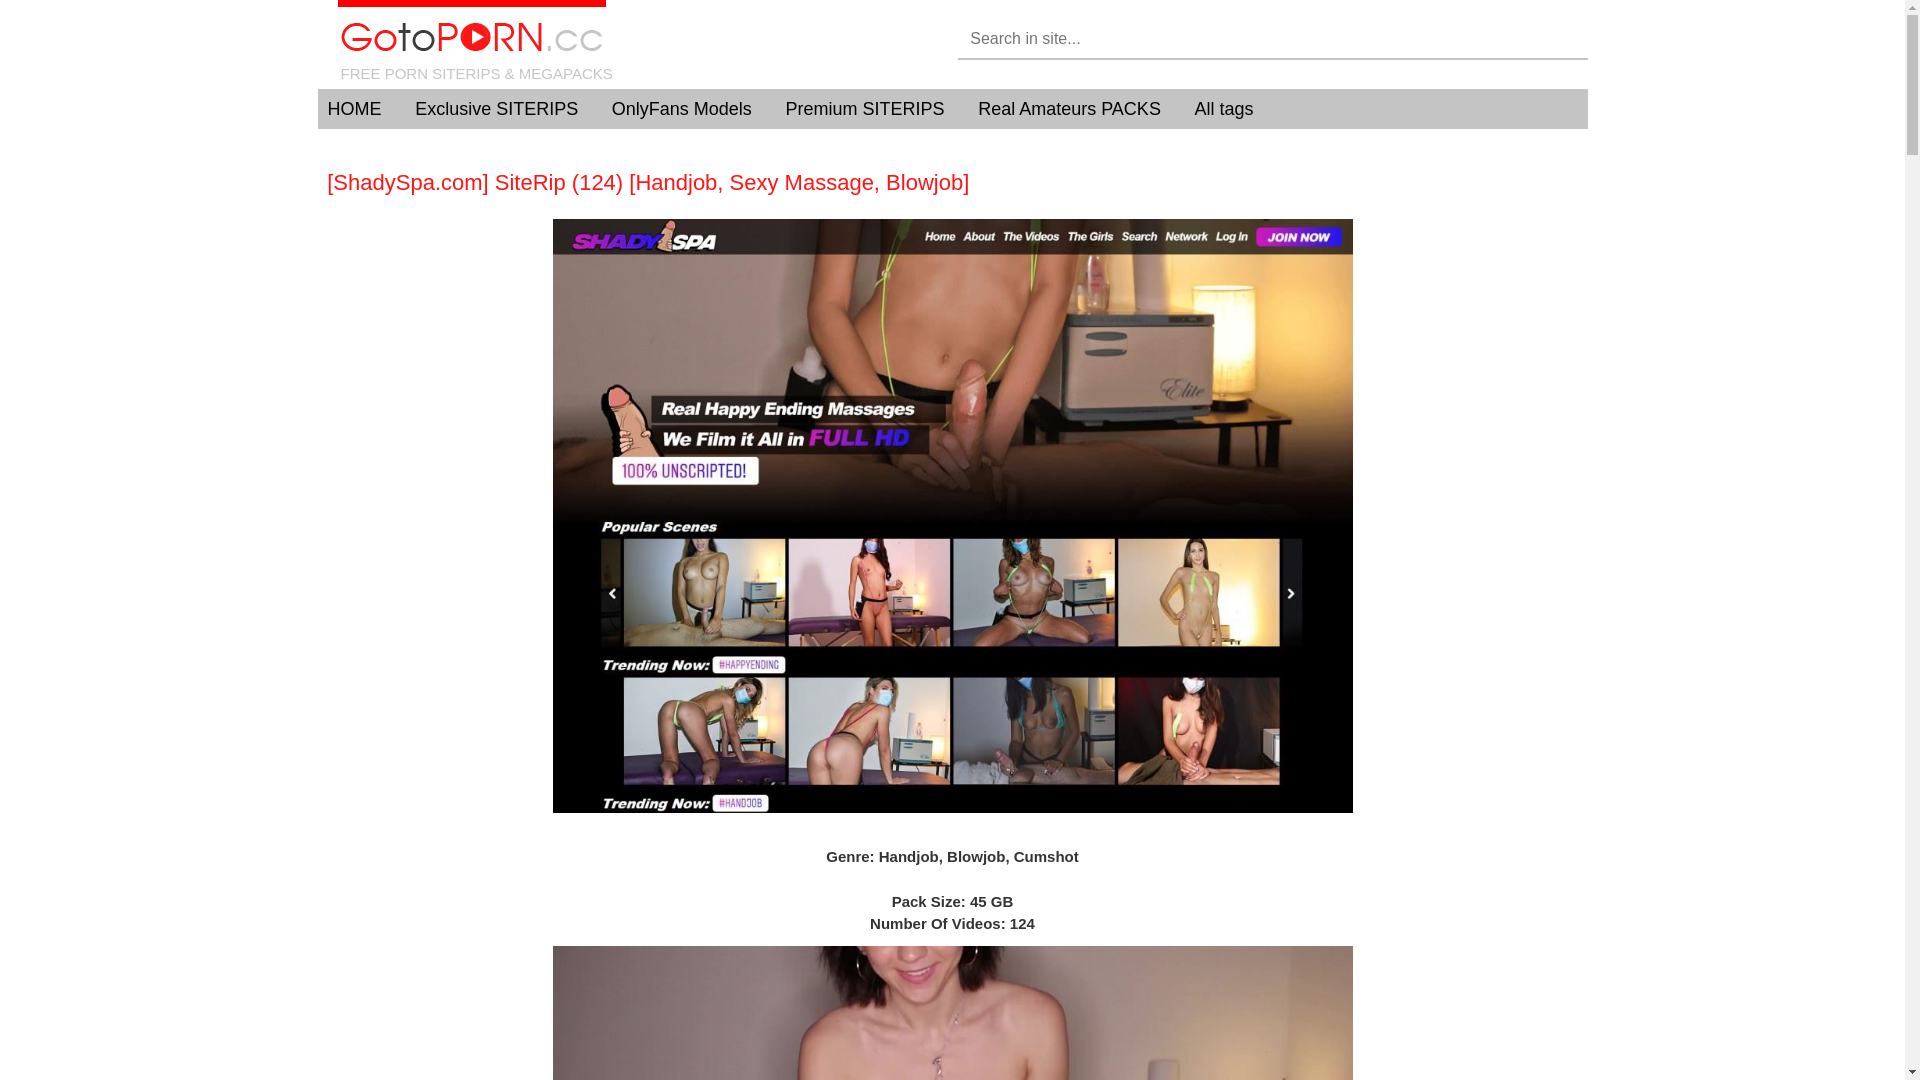 Image resolution: width=1920 pixels, height=1080 pixels. Describe the element at coordinates (978, 108) in the screenshot. I see `'Real Amateurs PACKS'` at that location.